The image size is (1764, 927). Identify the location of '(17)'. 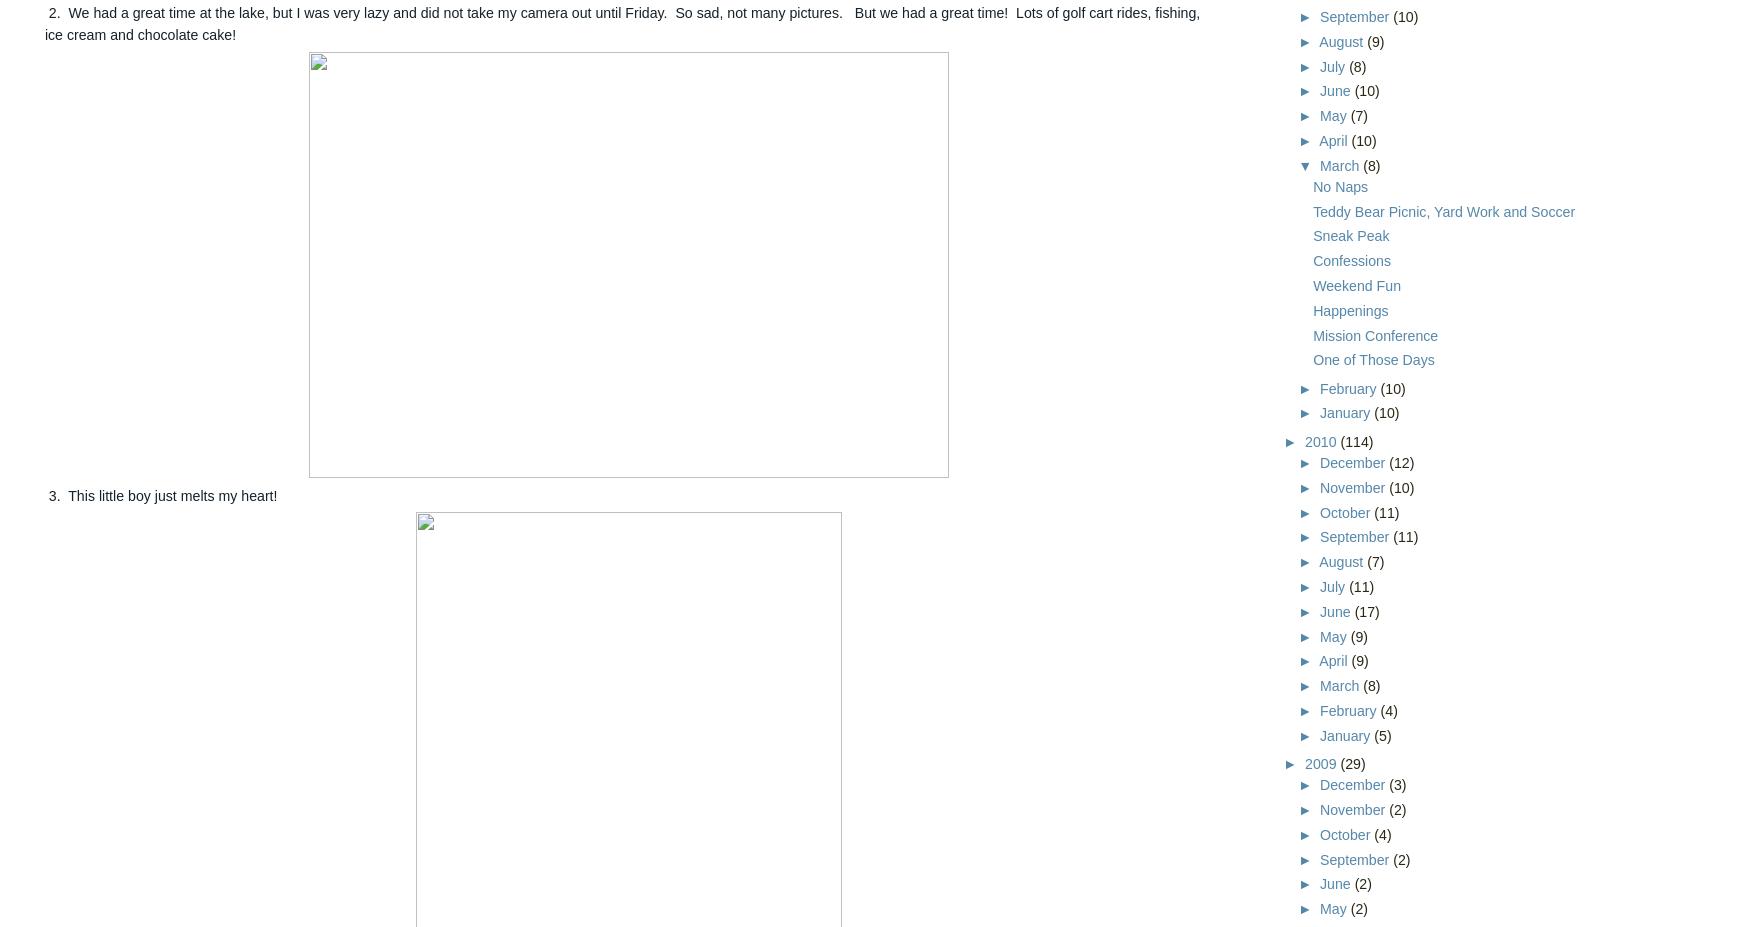
(1366, 610).